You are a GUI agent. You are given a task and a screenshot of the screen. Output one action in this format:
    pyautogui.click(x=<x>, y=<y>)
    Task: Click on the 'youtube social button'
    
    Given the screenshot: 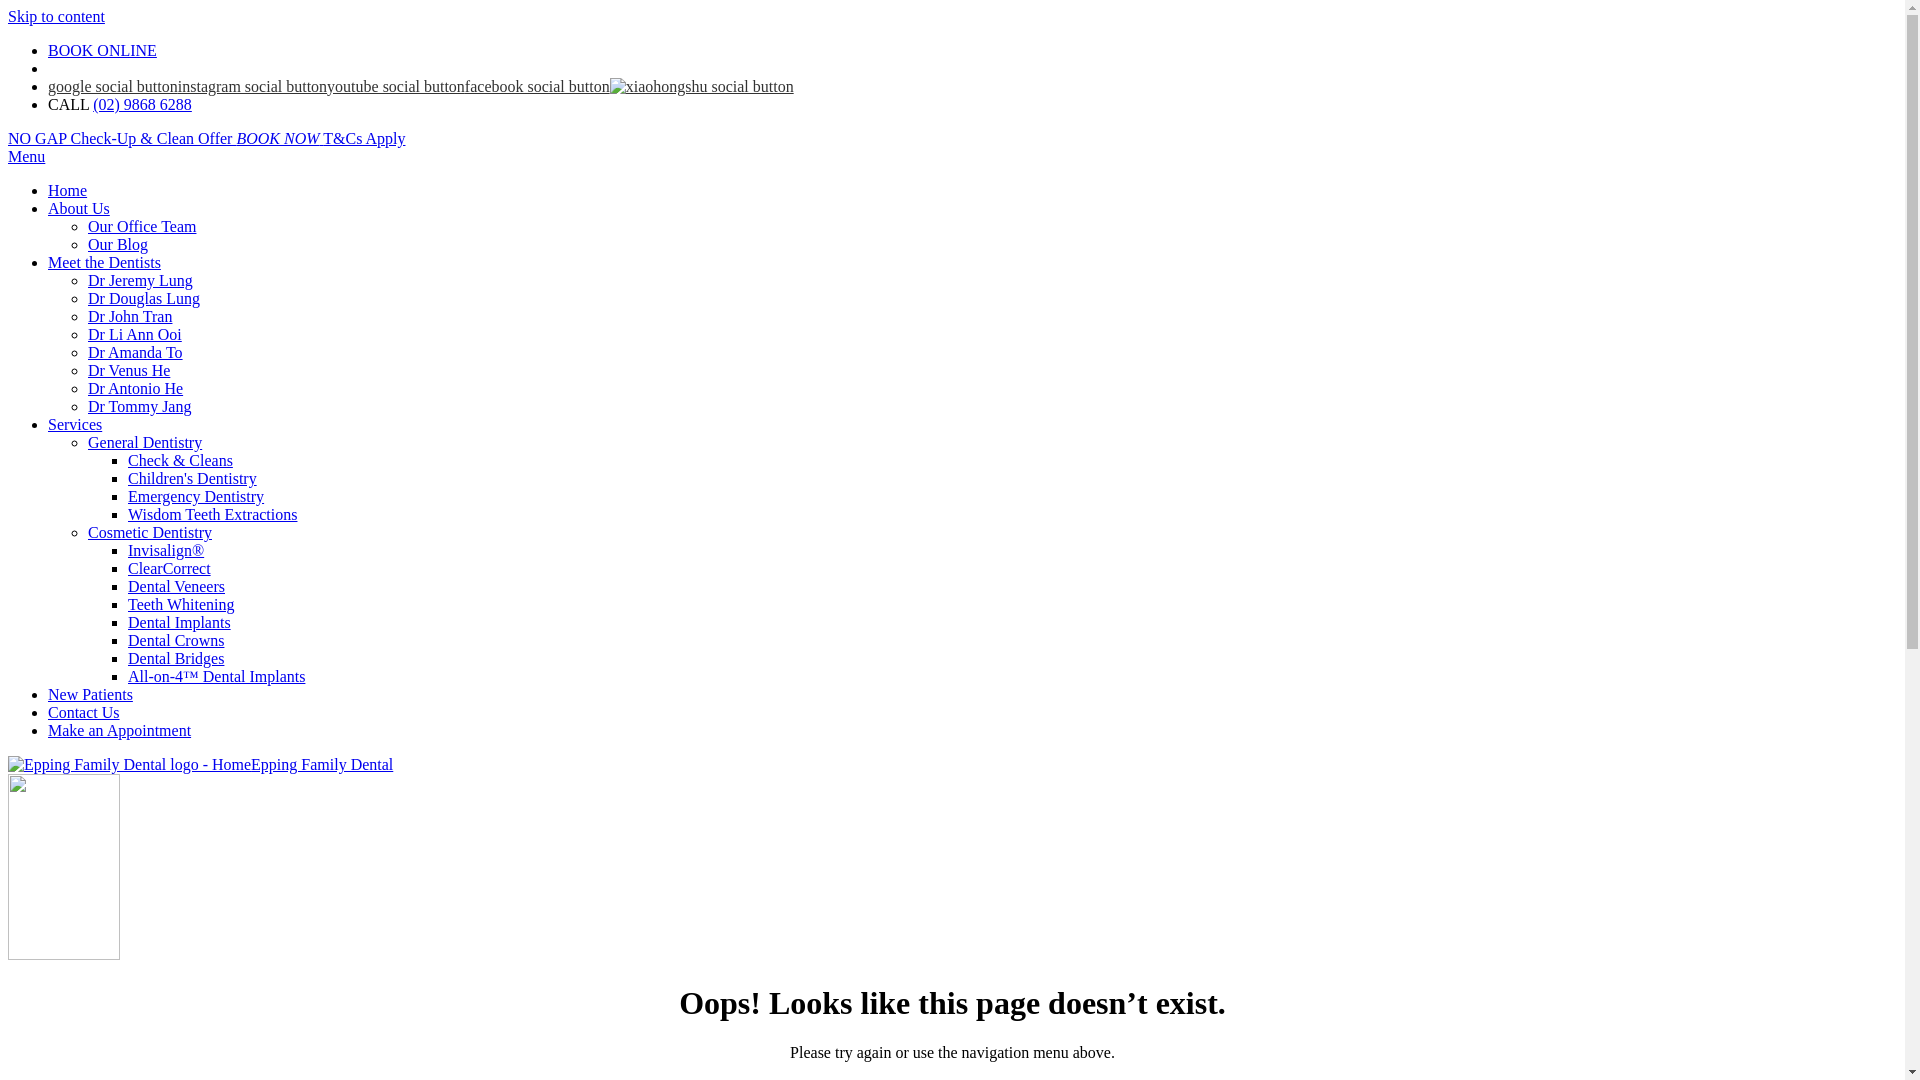 What is the action you would take?
    pyautogui.click(x=395, y=85)
    